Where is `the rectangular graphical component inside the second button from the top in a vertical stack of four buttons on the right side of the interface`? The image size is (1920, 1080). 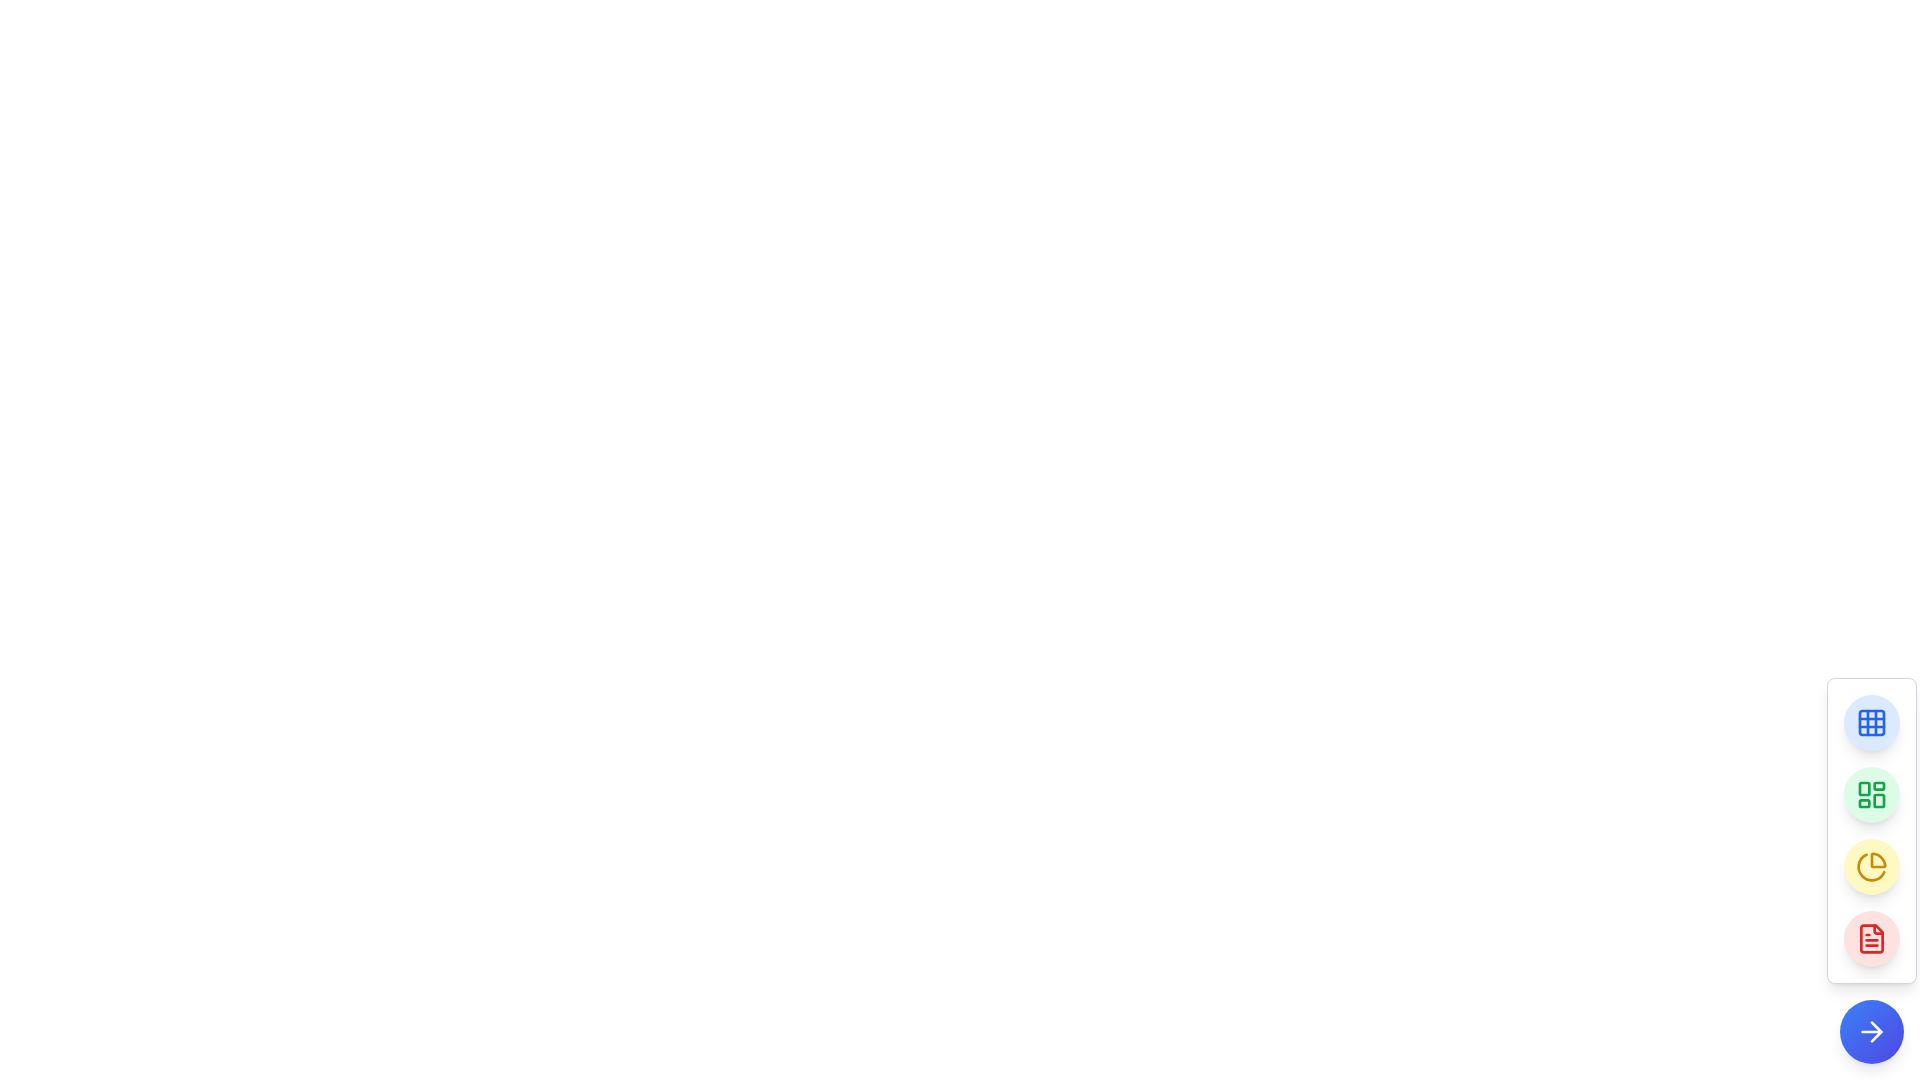 the rectangular graphical component inside the second button from the top in a vertical stack of four buttons on the right side of the interface is located at coordinates (1877, 800).